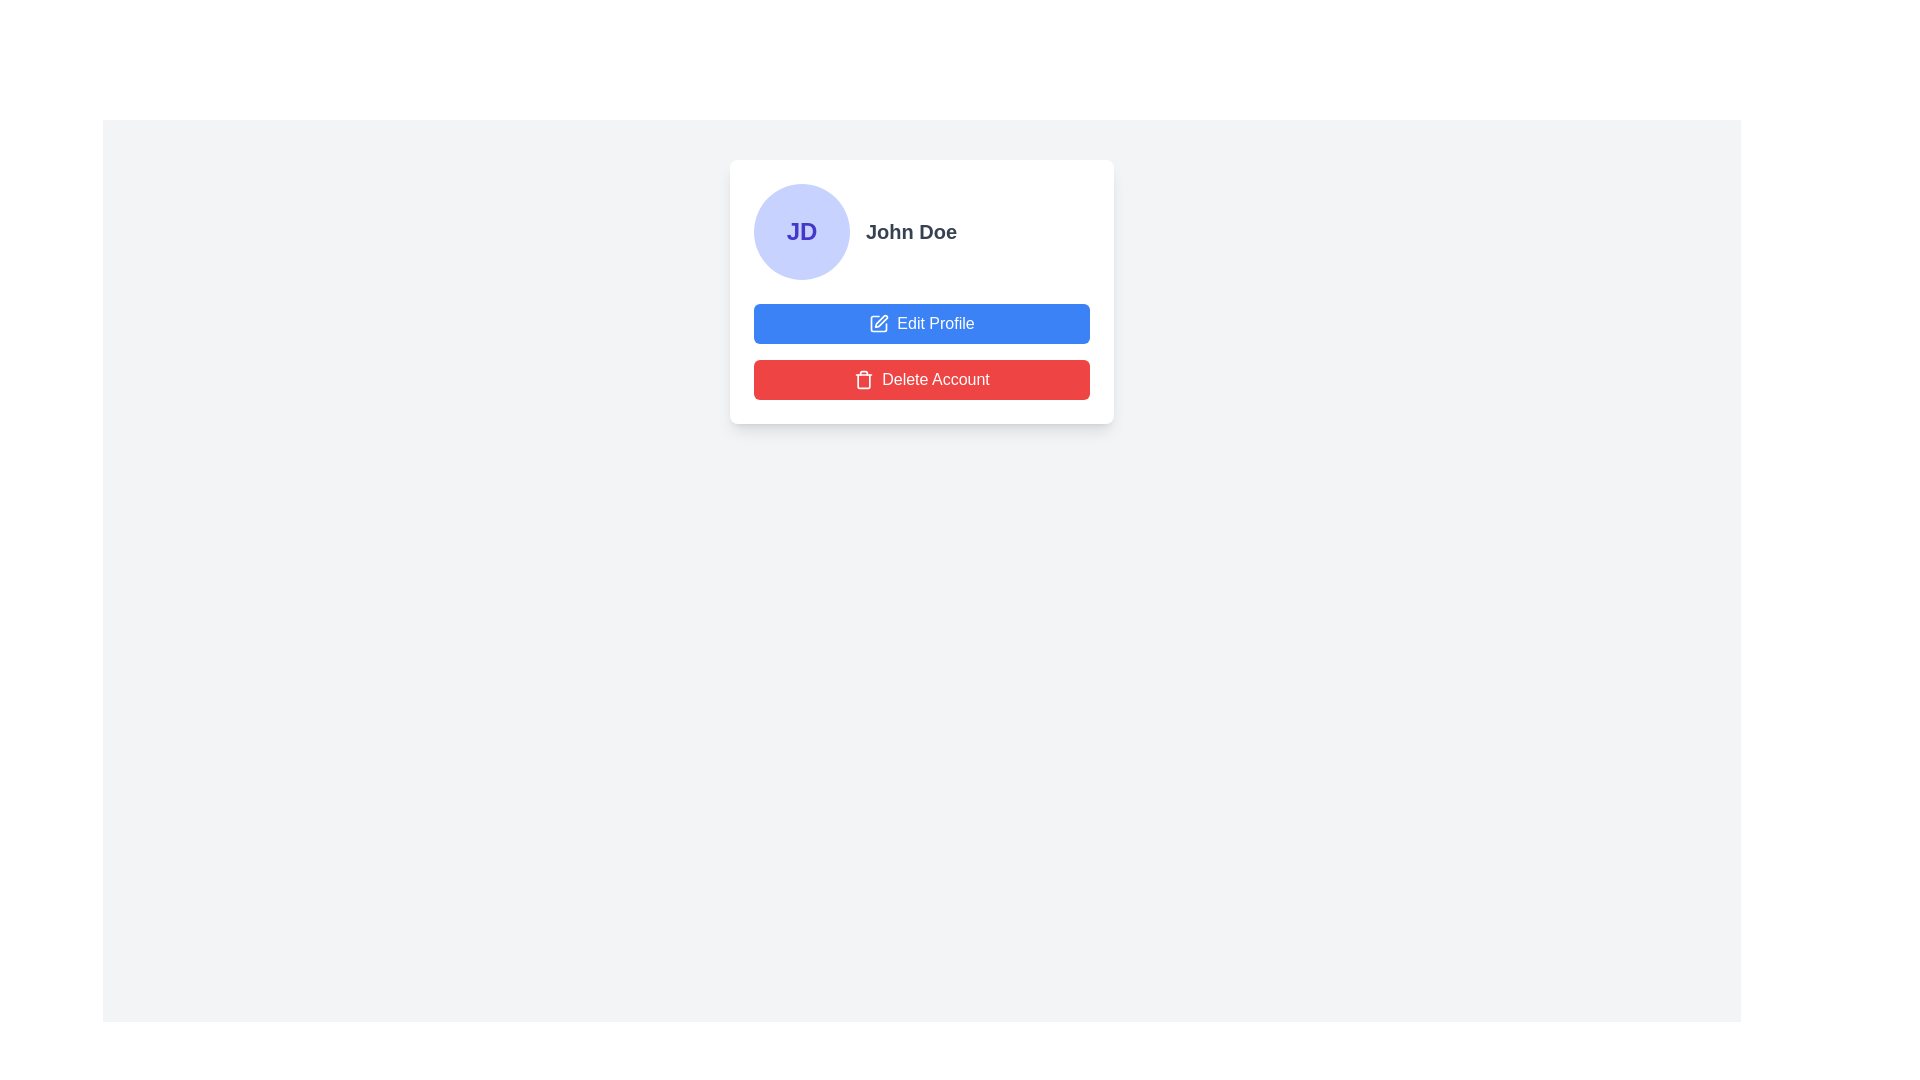 Image resolution: width=1920 pixels, height=1080 pixels. I want to click on the 'Edit Profile' button which contains a white text label on a blue background located beneath the user name 'John Doe' in the profile information card, so click(935, 323).